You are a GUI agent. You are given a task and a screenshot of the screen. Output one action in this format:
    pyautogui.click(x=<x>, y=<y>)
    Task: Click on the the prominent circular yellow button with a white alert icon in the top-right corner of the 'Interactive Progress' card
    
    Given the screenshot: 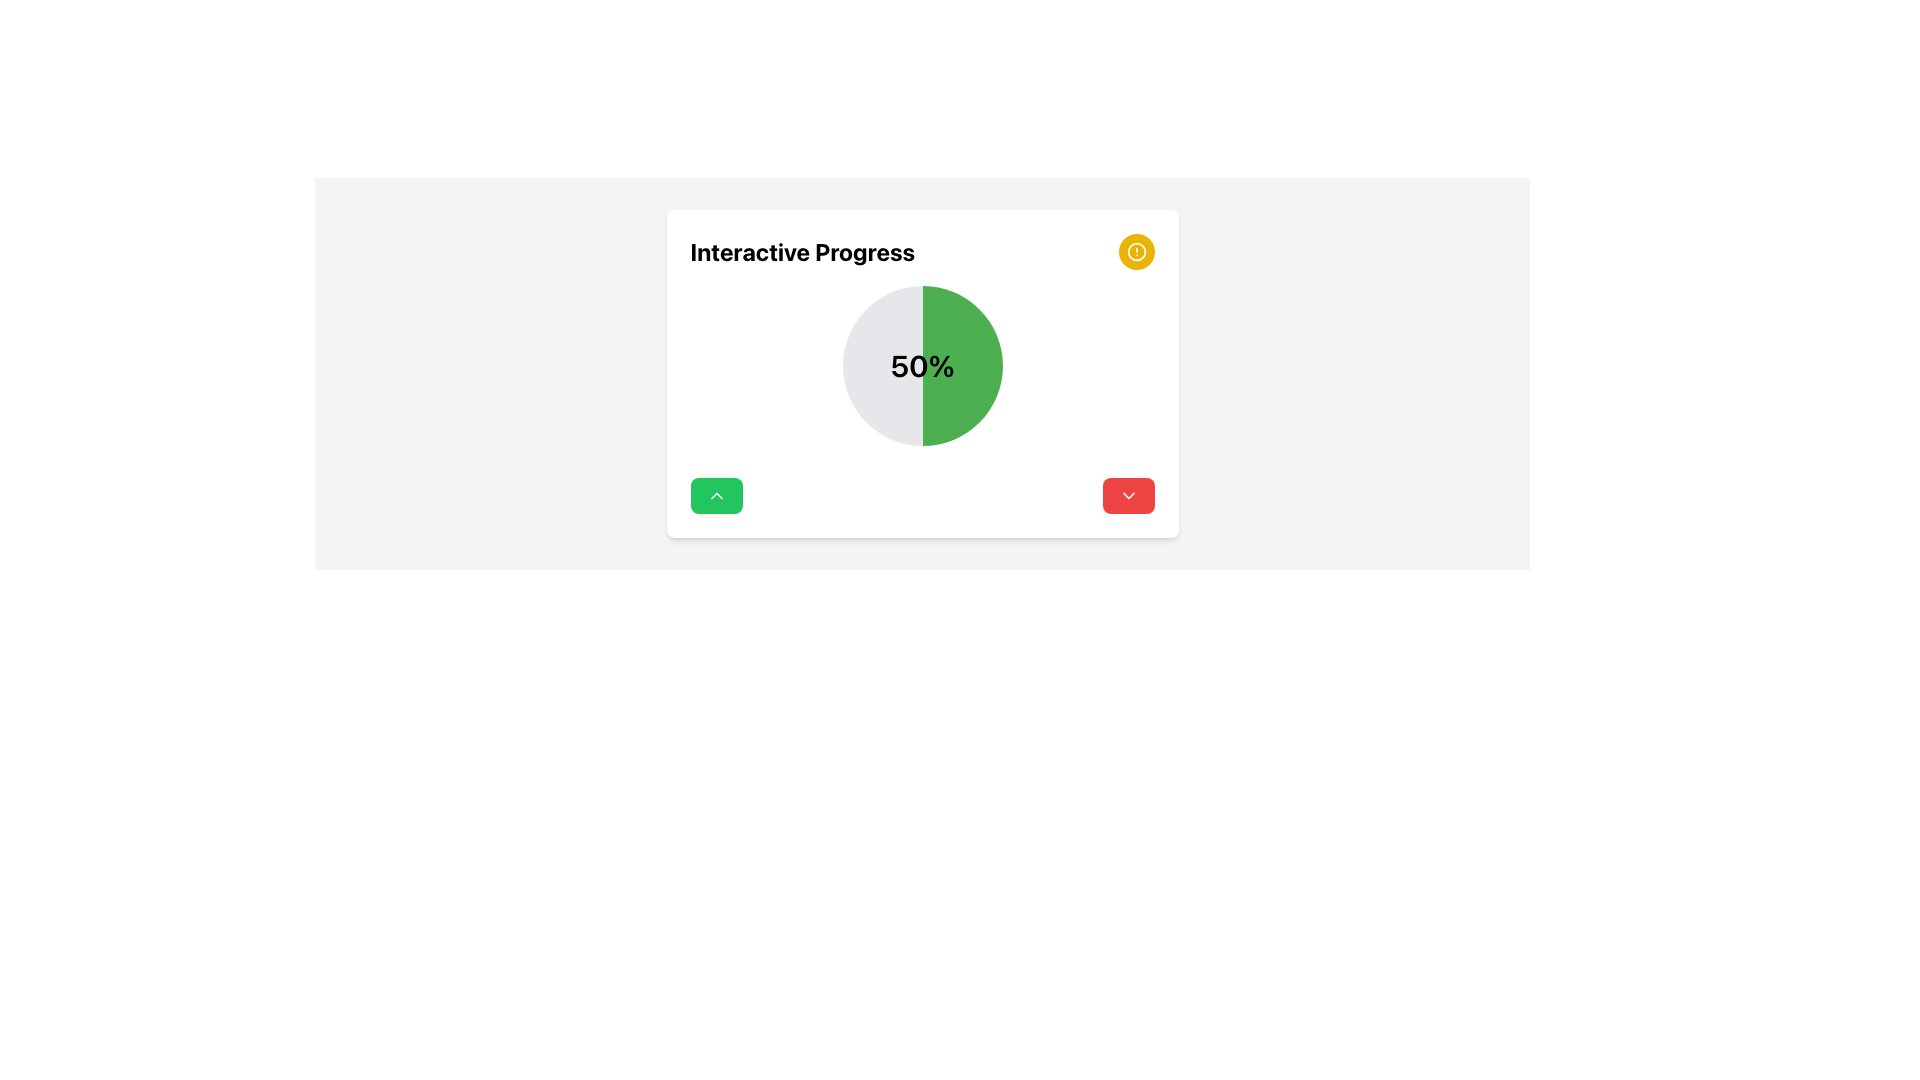 What is the action you would take?
    pyautogui.click(x=1136, y=250)
    